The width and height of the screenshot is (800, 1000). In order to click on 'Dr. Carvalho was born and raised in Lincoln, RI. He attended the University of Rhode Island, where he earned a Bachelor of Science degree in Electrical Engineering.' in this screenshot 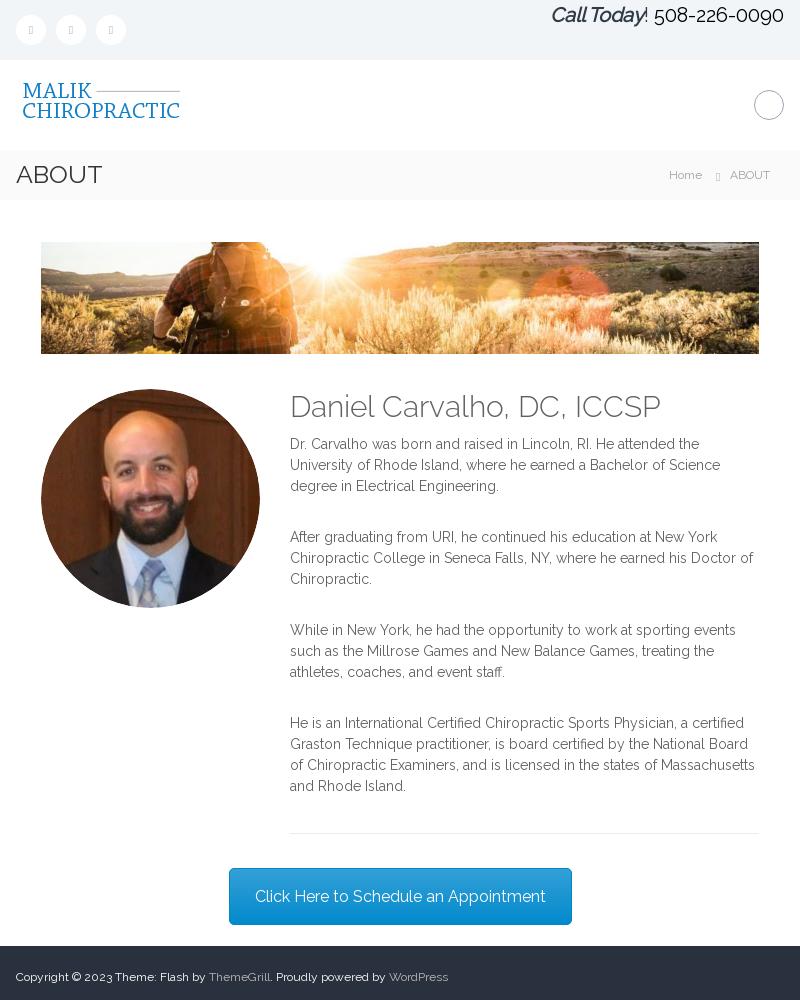, I will do `click(503, 463)`.